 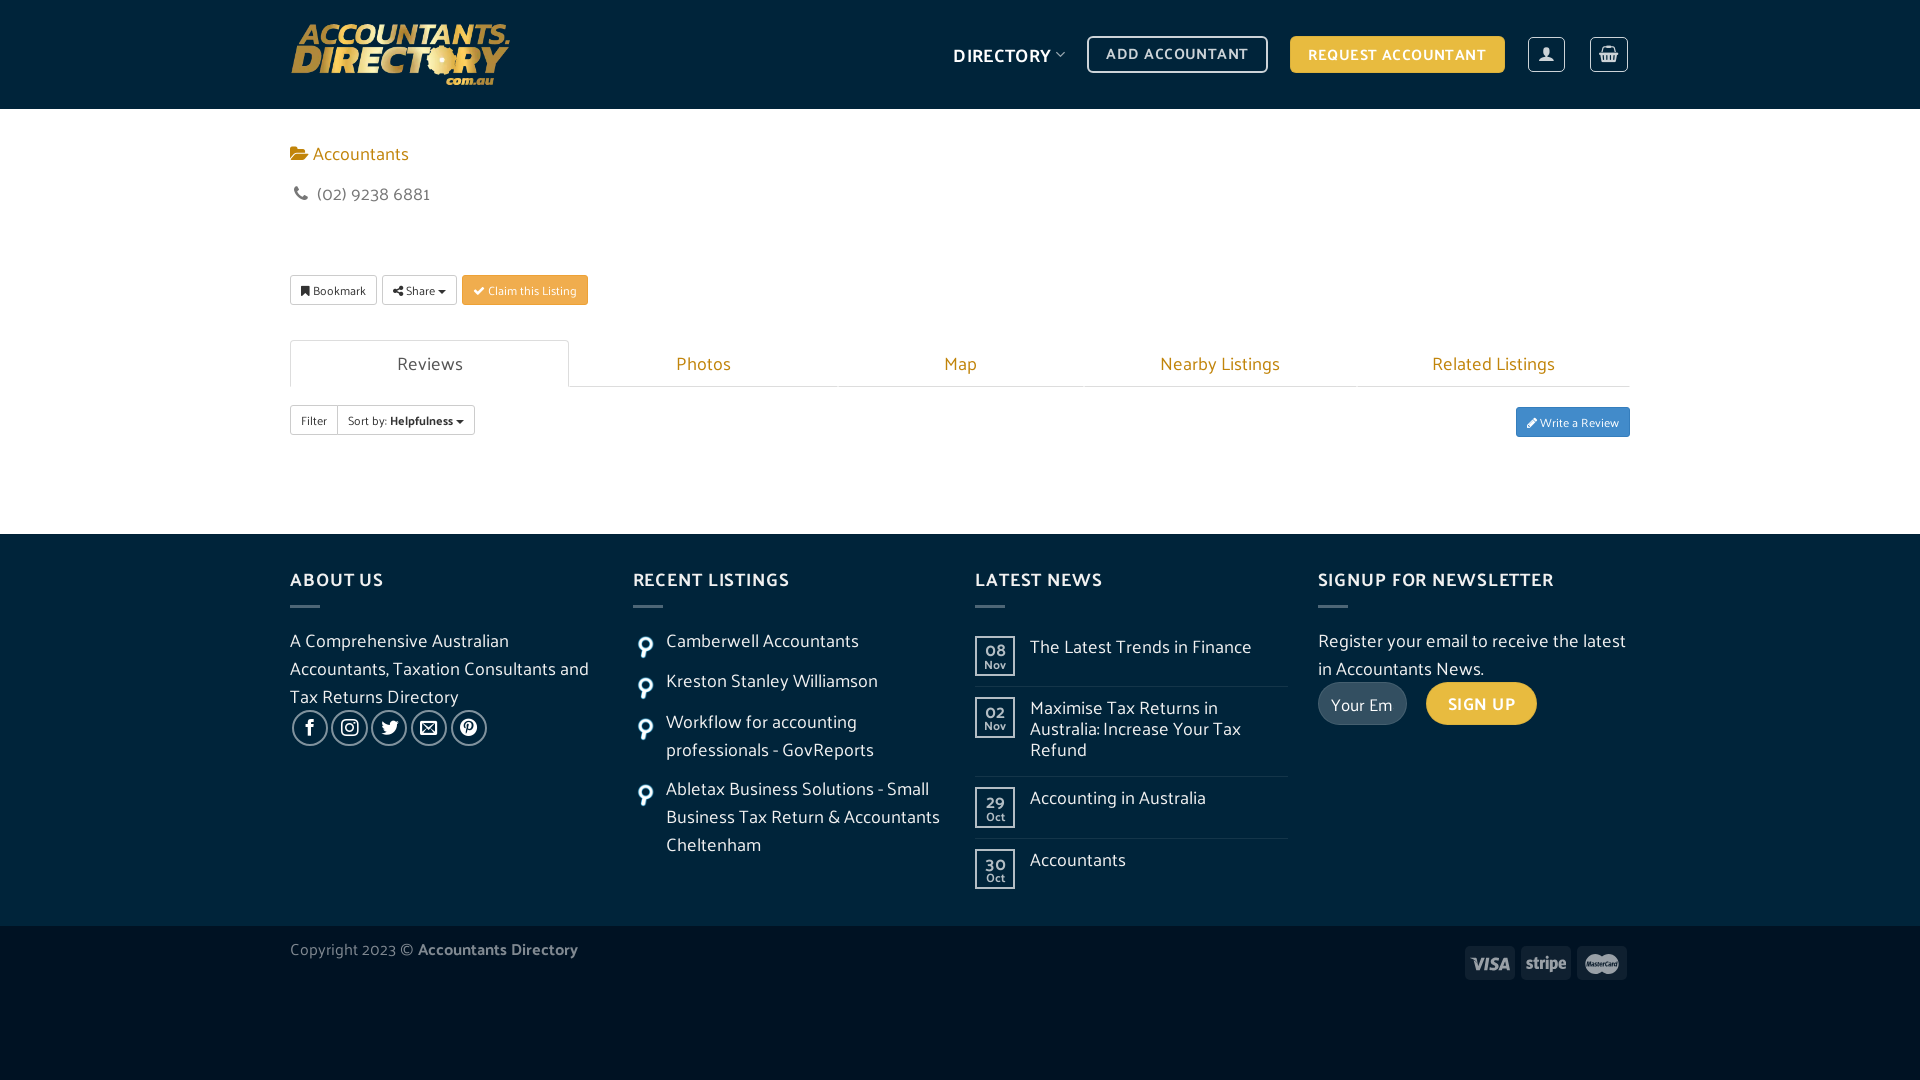 What do you see at coordinates (1218, 363) in the screenshot?
I see `'Nearby Listings'` at bounding box center [1218, 363].